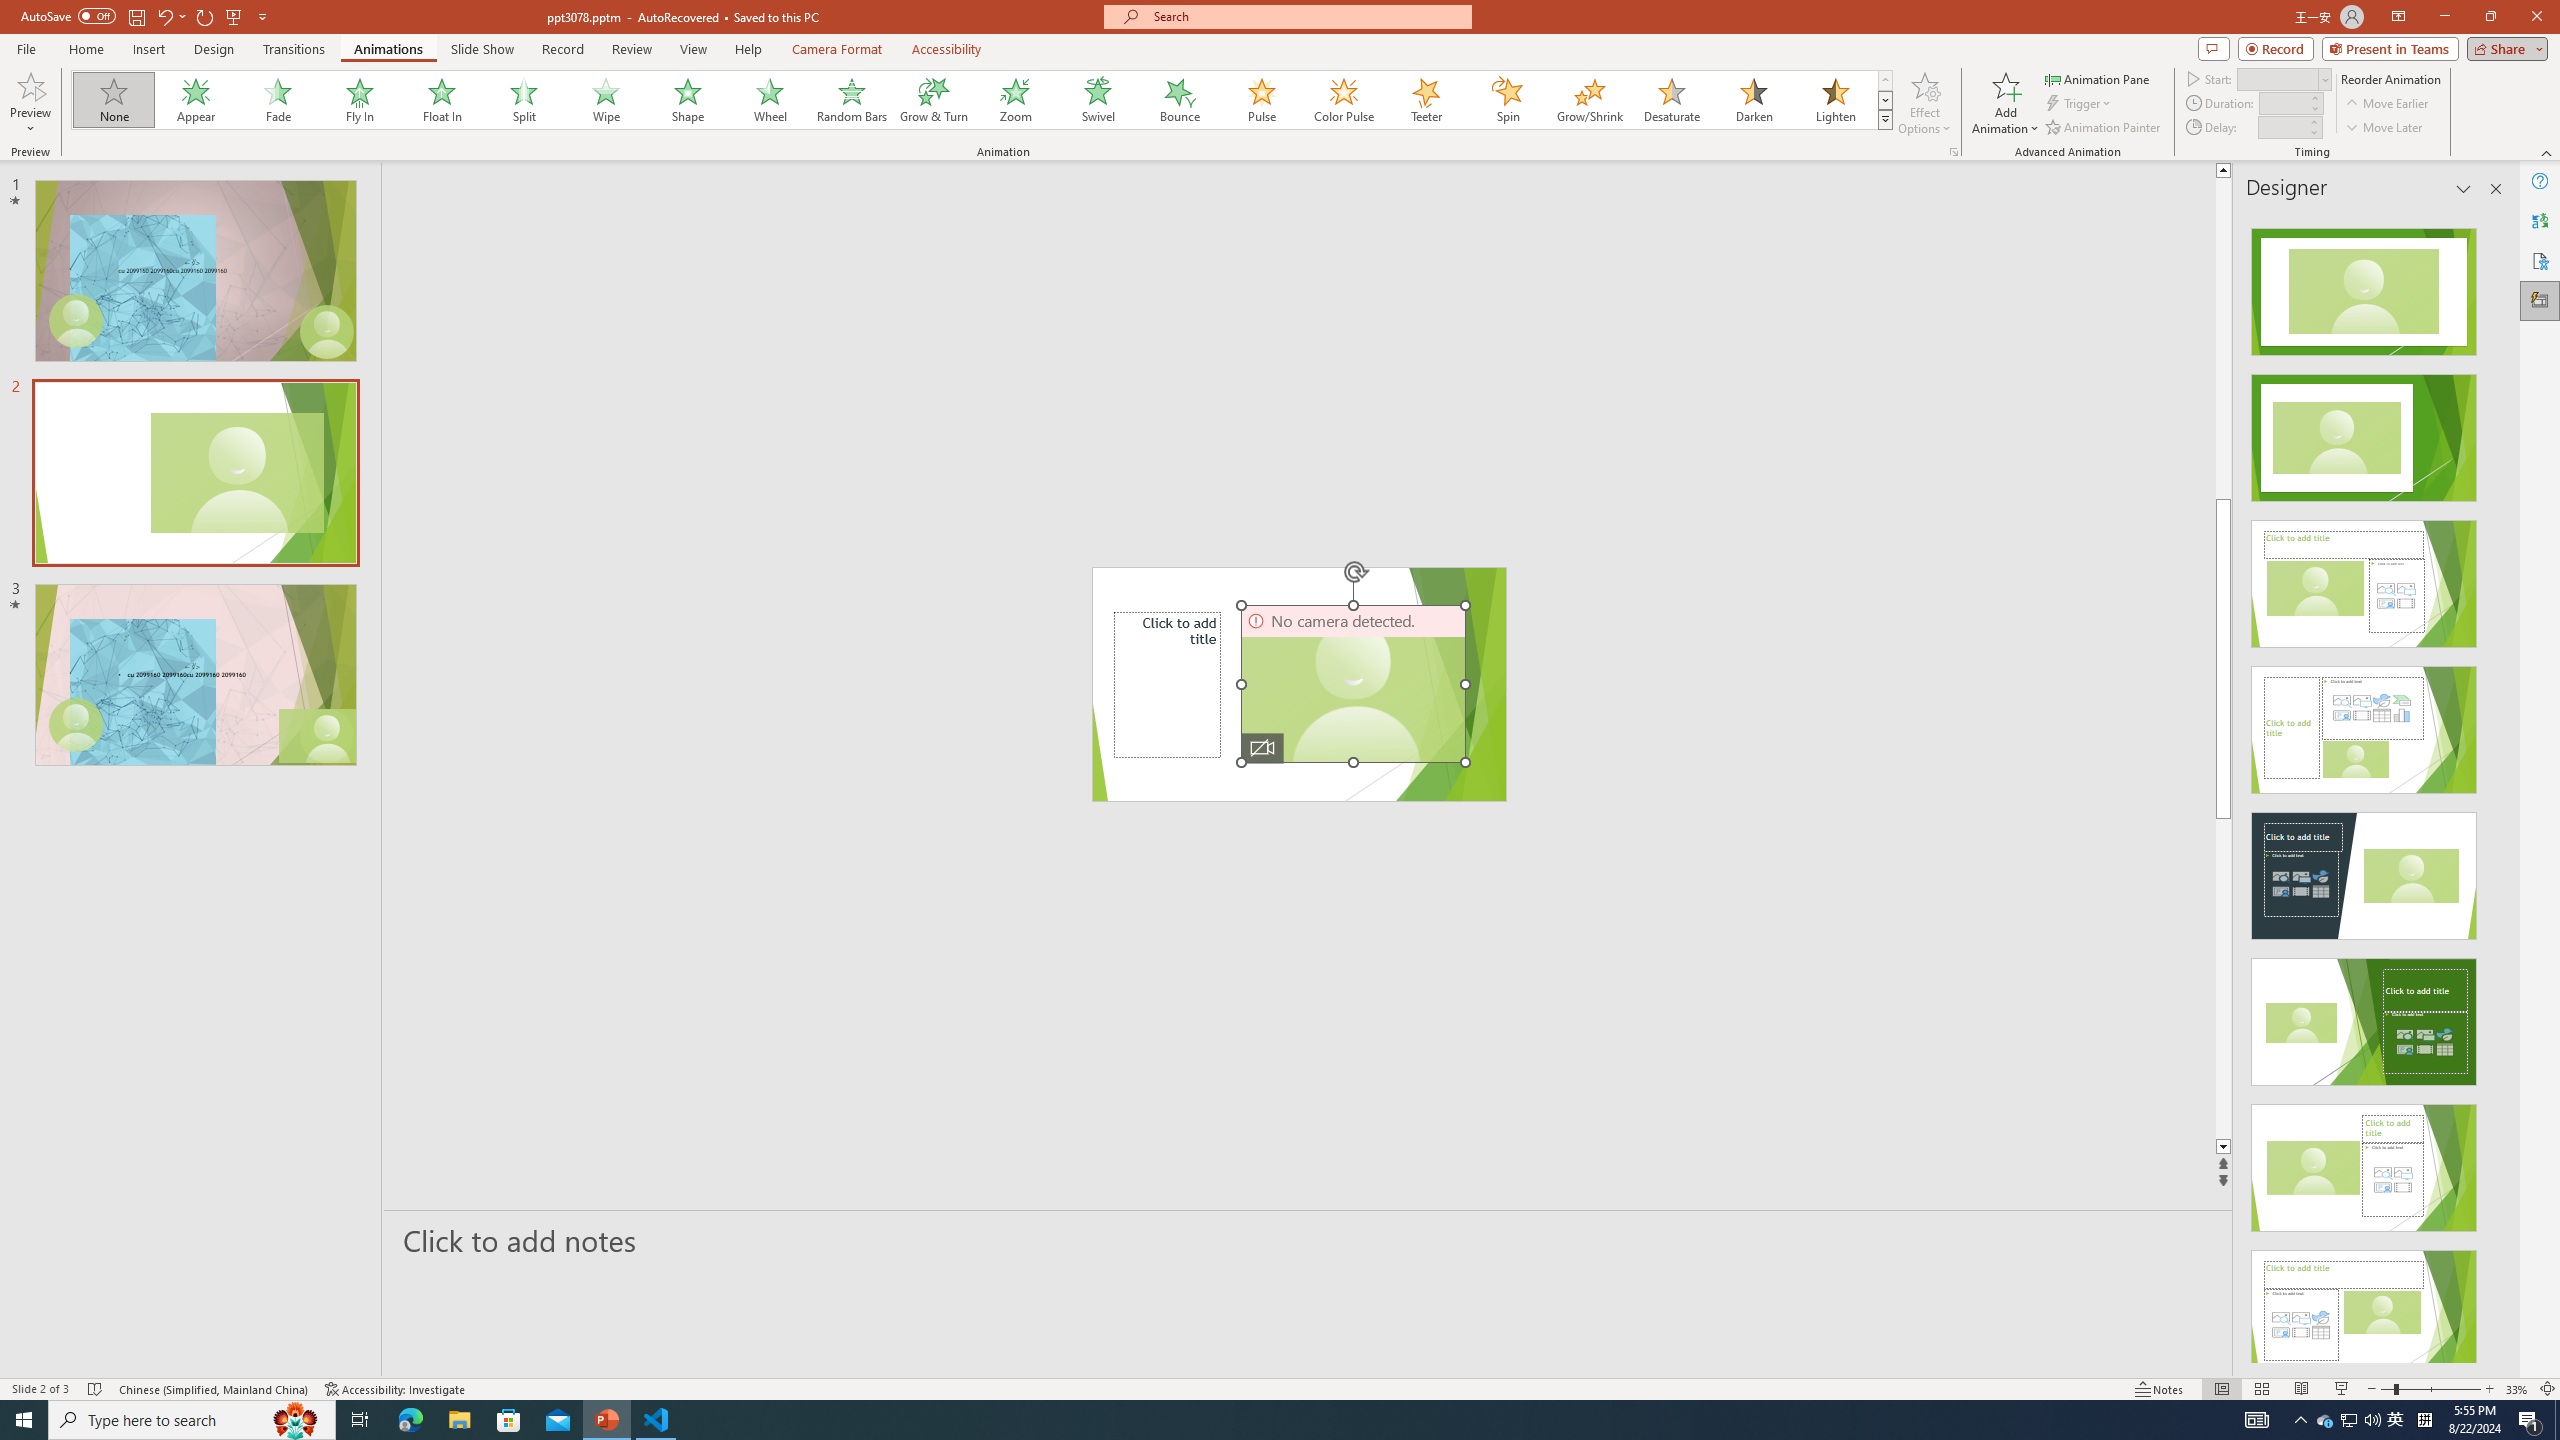 Image resolution: width=2560 pixels, height=1440 pixels. I want to click on 'AutomationID: AnimationGallery', so click(982, 99).